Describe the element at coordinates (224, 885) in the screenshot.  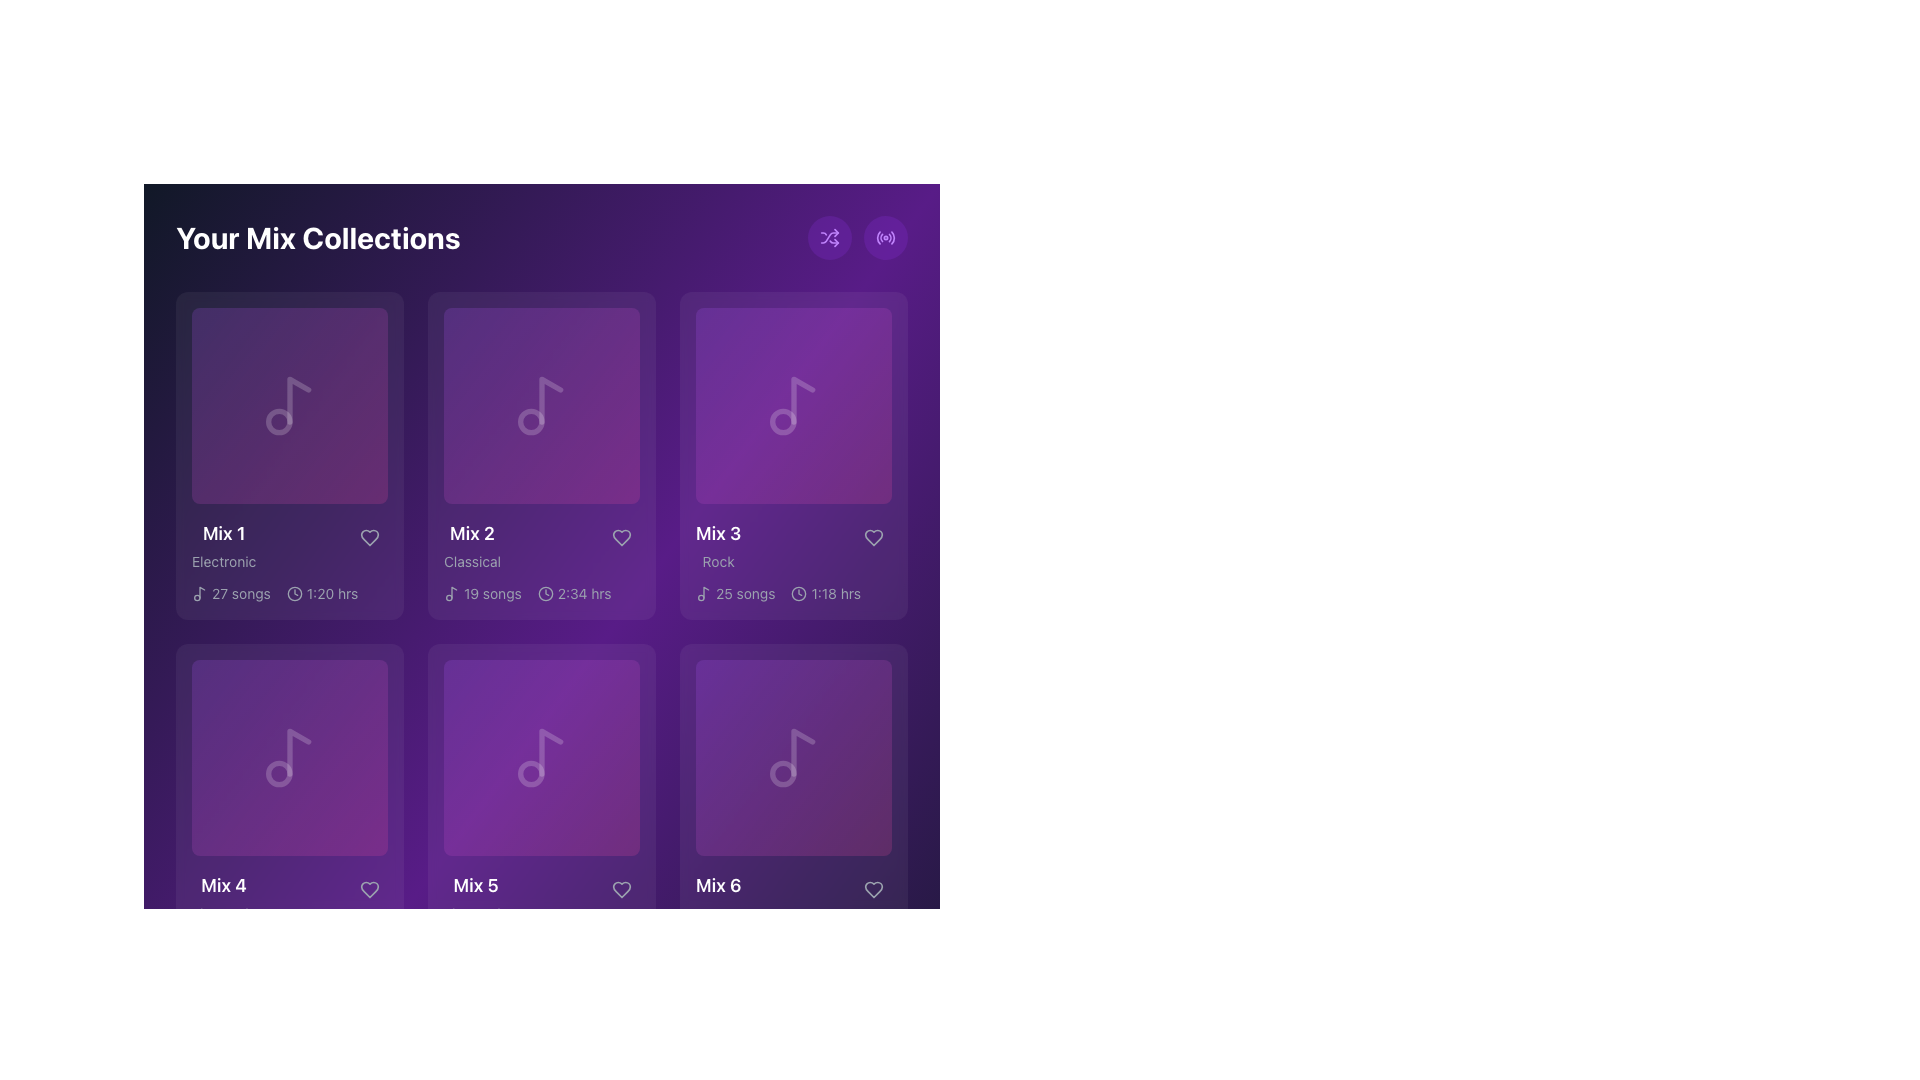
I see `the text element displaying 'Mix 4' in a bold white font against a purple background, located in the bottom-left section of the layout grid, above the caption 'Electronic'` at that location.